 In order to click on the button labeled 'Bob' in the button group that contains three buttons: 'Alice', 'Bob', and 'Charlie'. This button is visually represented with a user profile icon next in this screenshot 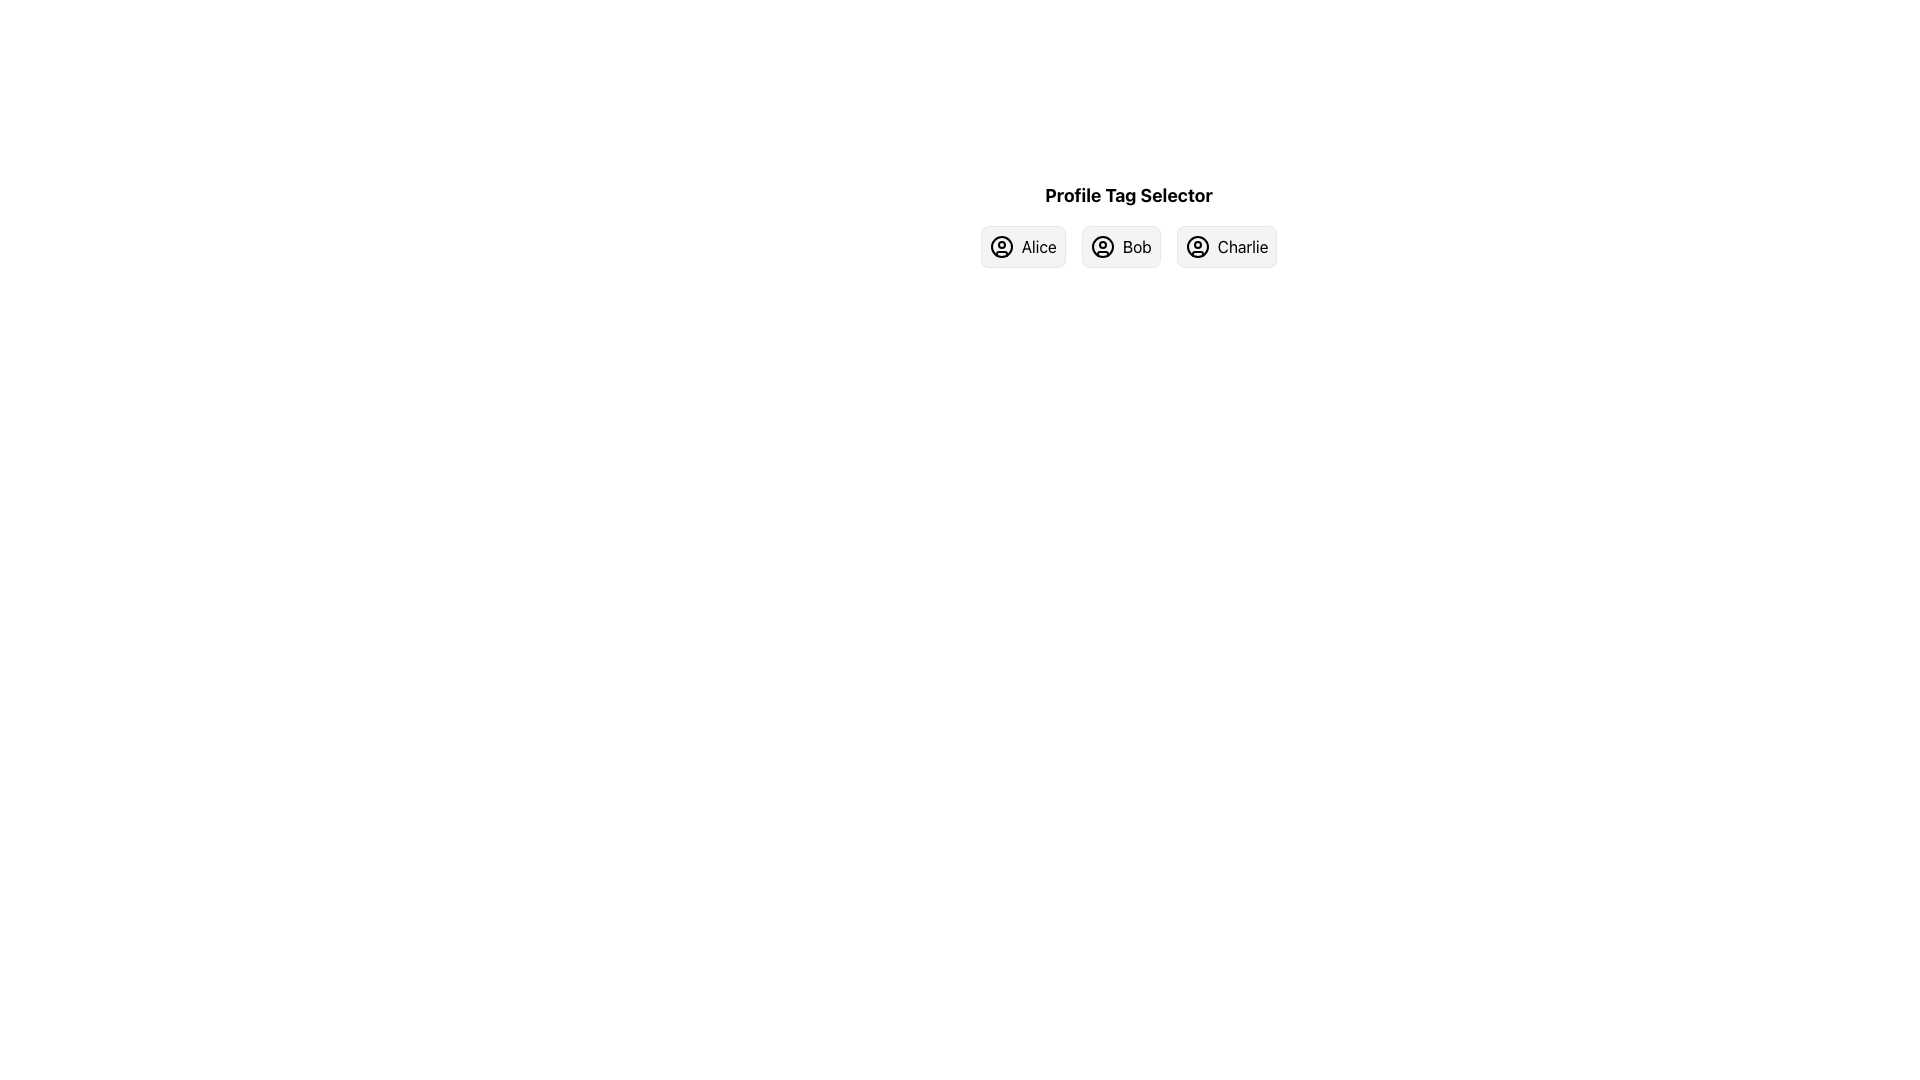, I will do `click(1128, 245)`.